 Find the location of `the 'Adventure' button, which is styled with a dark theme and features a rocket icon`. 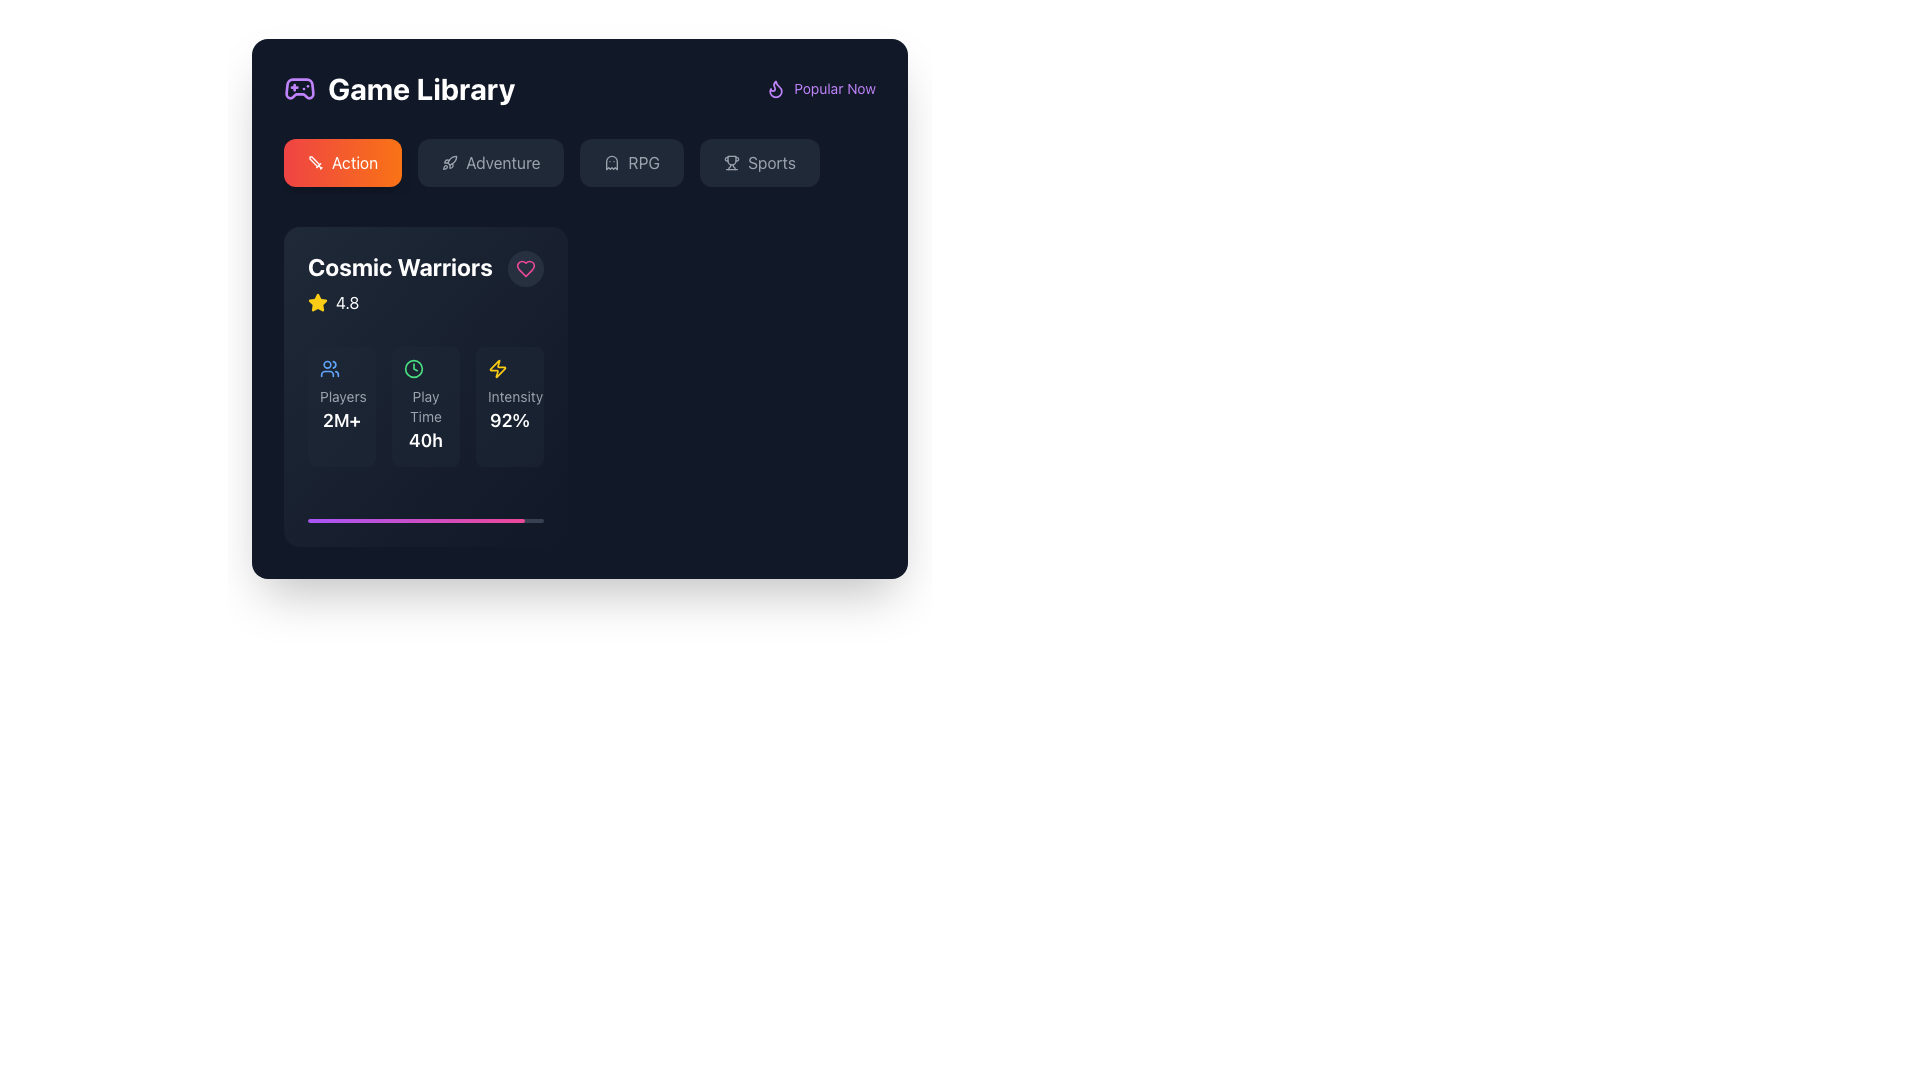

the 'Adventure' button, which is styled with a dark theme and features a rocket icon is located at coordinates (491, 161).